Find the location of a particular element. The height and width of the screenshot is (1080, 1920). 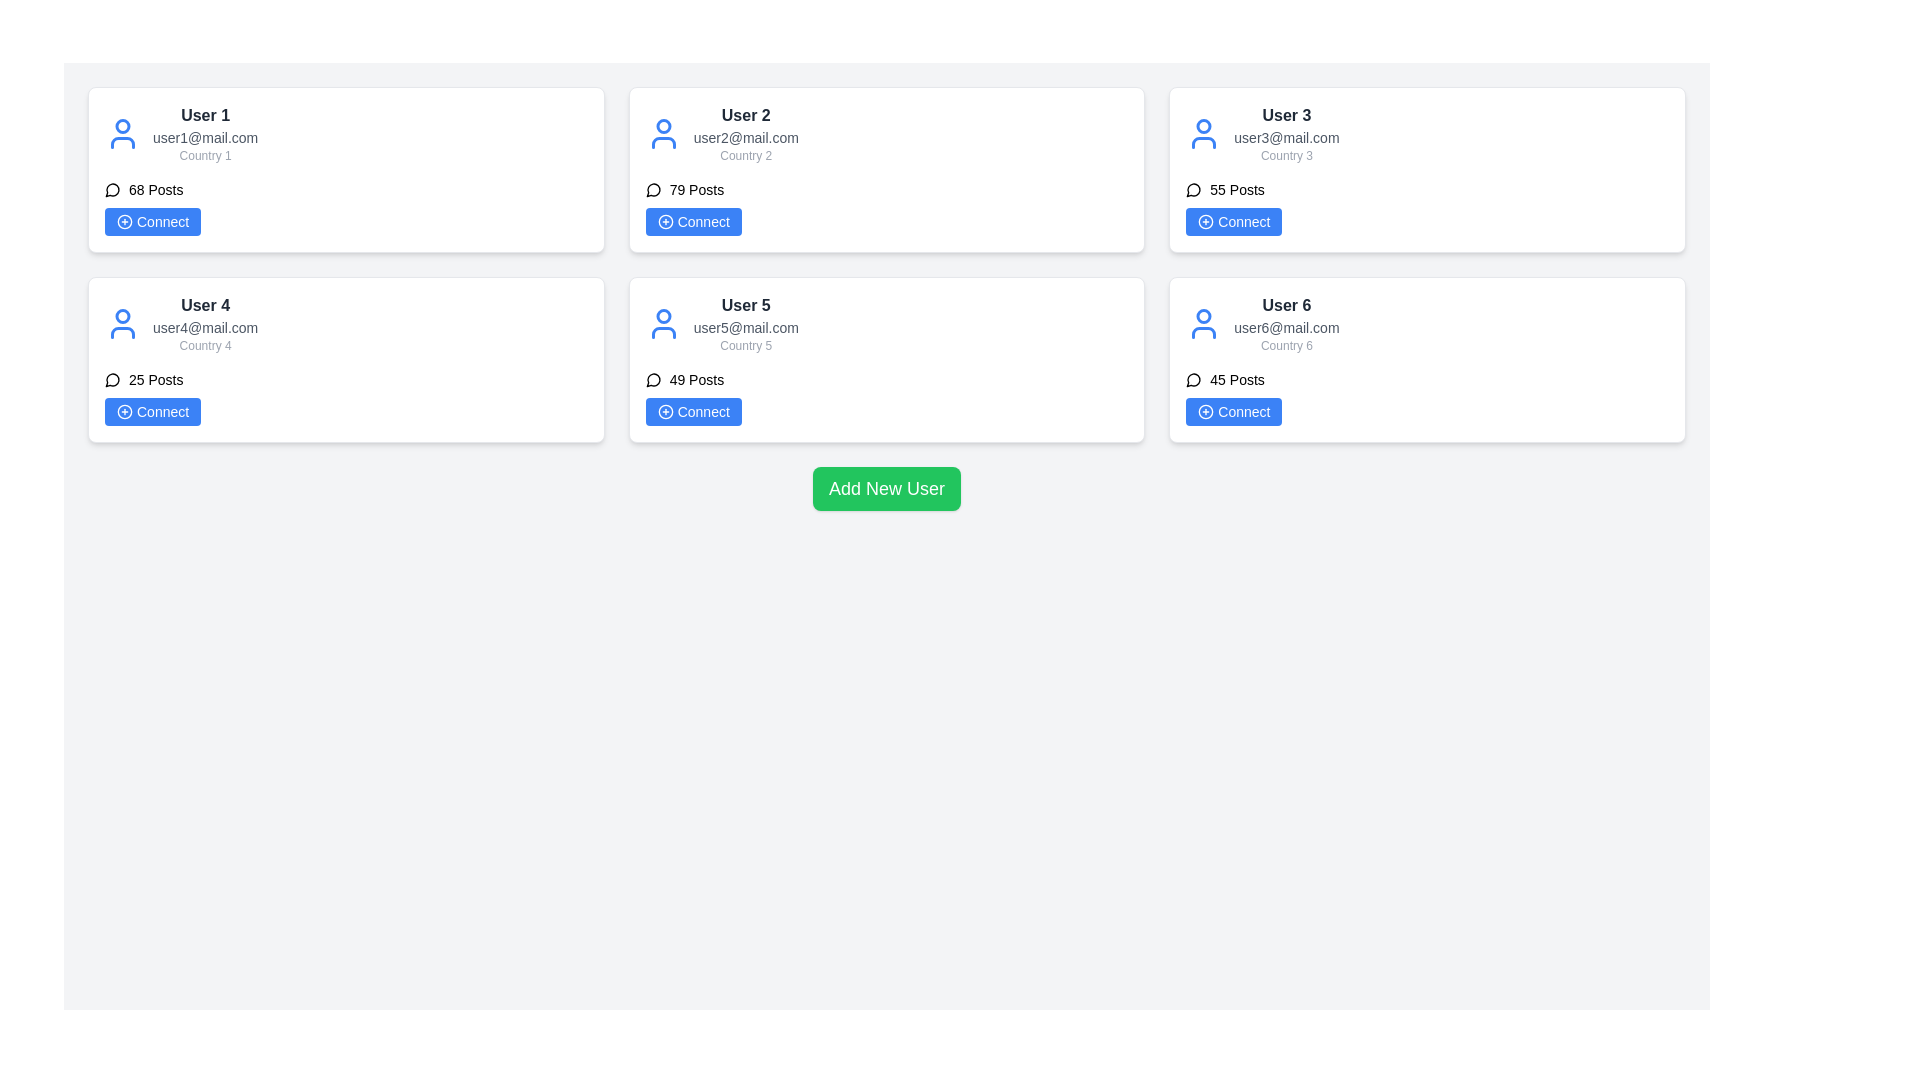

the circular part of the user profile icon representing User 4, located at the top-left section of the card is located at coordinates (122, 315).